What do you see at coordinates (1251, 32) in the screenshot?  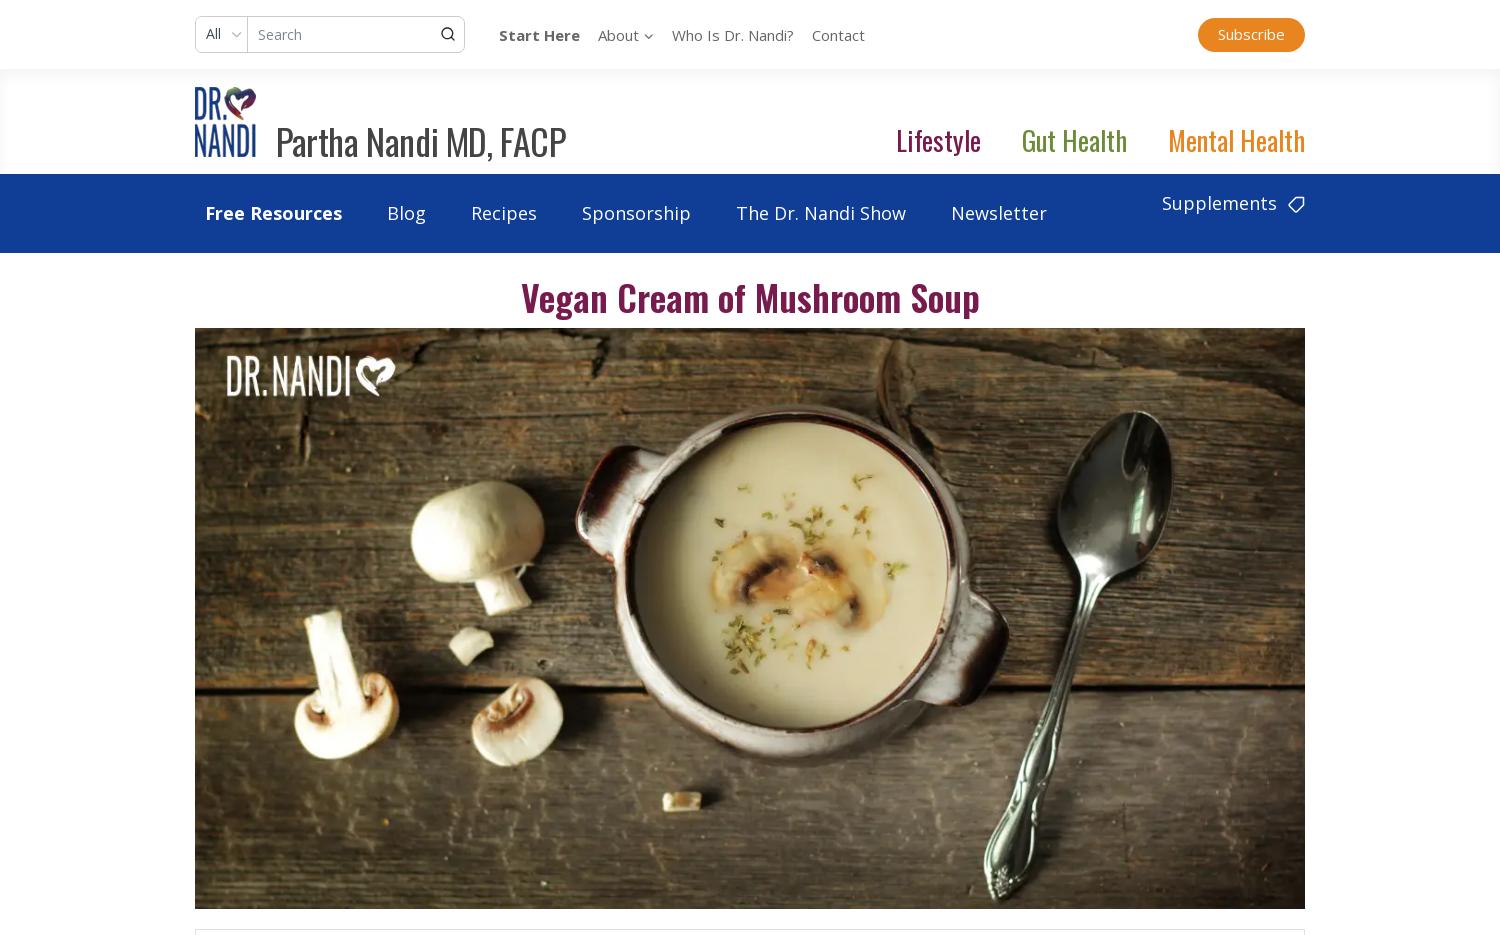 I see `'Subscribe'` at bounding box center [1251, 32].